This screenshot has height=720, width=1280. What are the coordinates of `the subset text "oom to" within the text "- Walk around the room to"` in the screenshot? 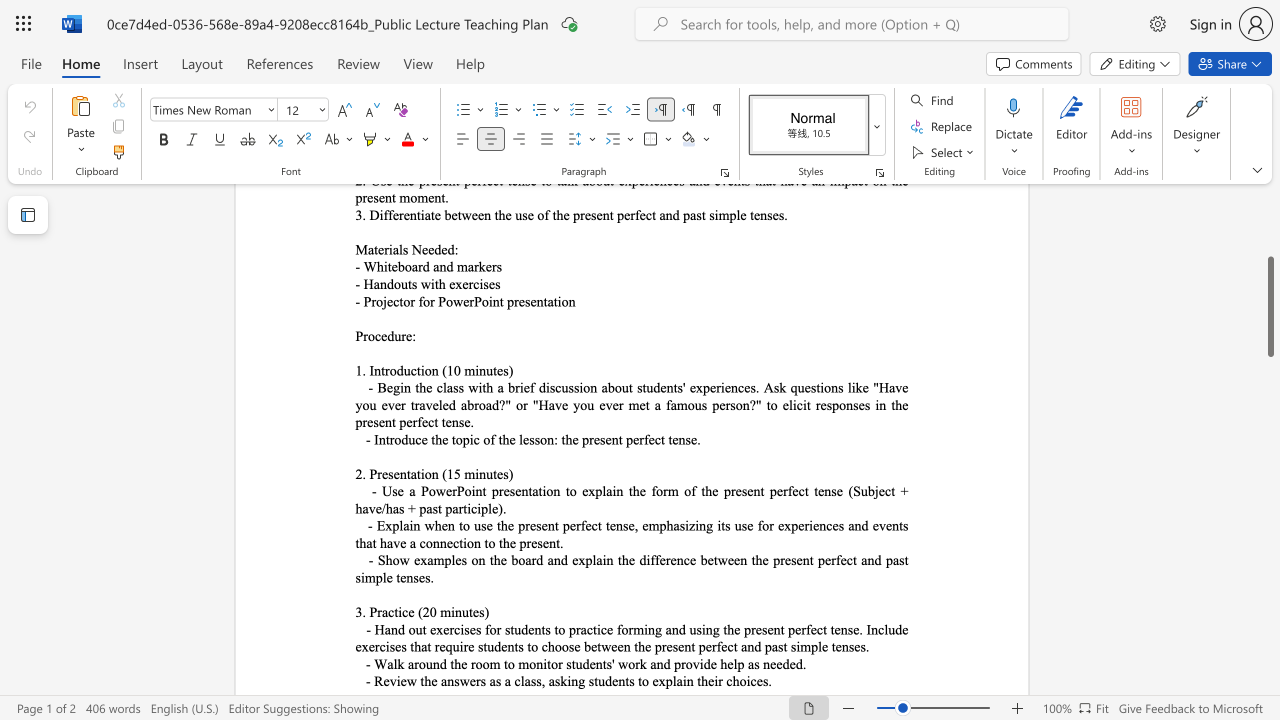 It's located at (474, 664).